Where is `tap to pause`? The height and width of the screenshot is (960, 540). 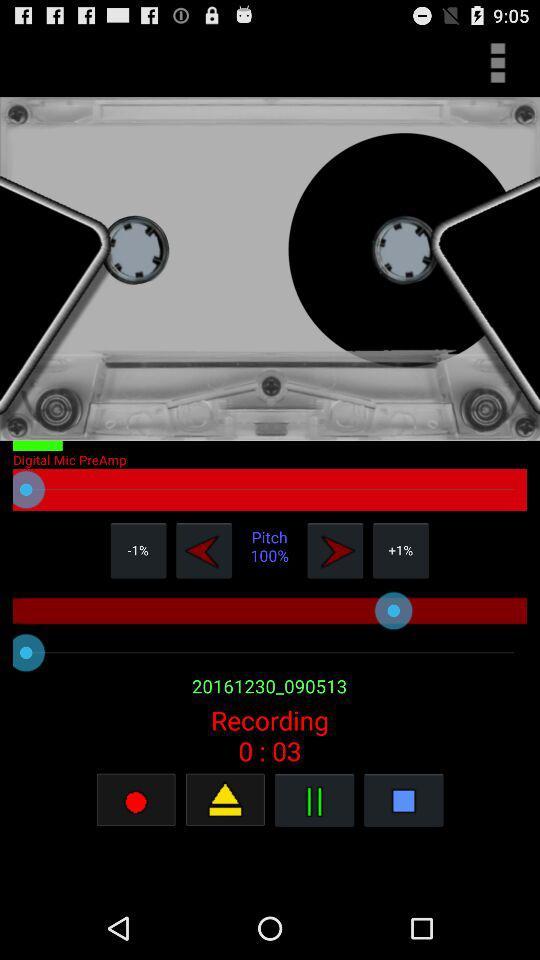
tap to pause is located at coordinates (314, 799).